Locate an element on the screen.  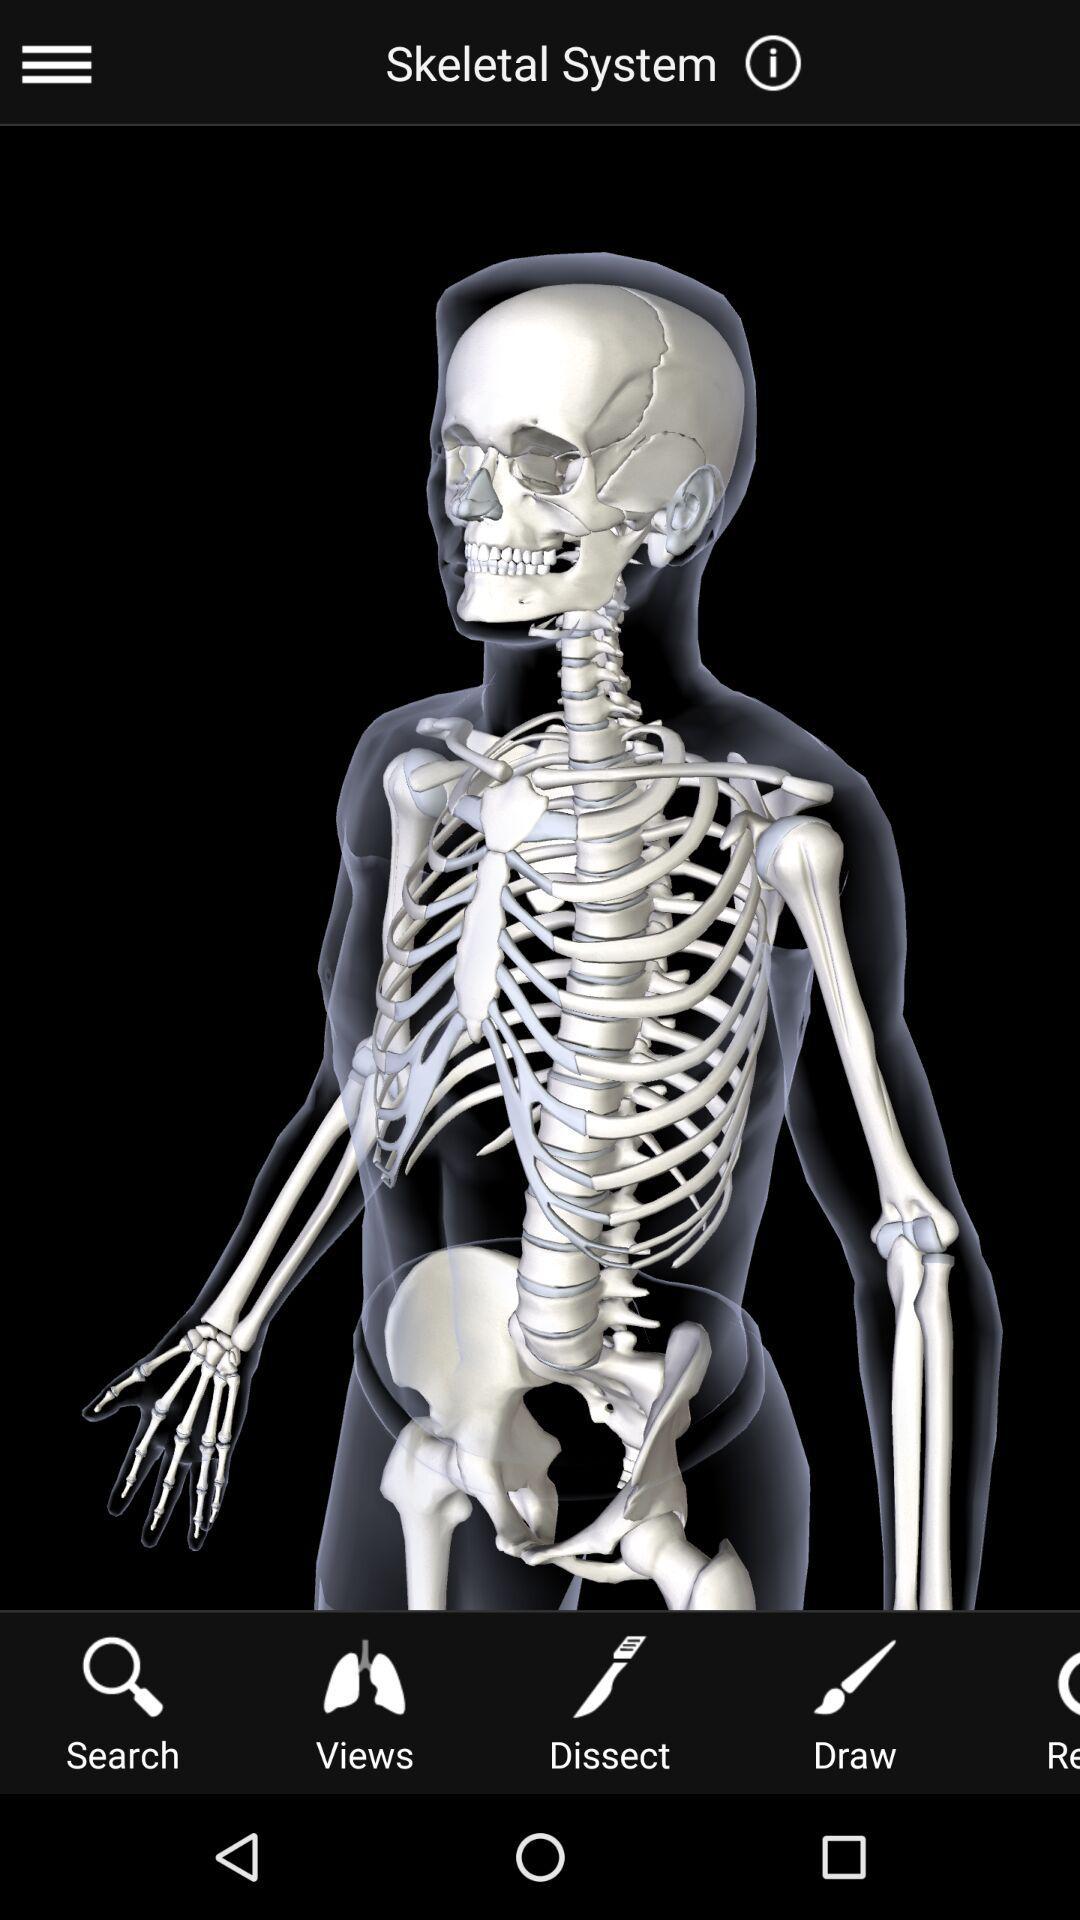
button to the left of the draw item is located at coordinates (608, 1700).